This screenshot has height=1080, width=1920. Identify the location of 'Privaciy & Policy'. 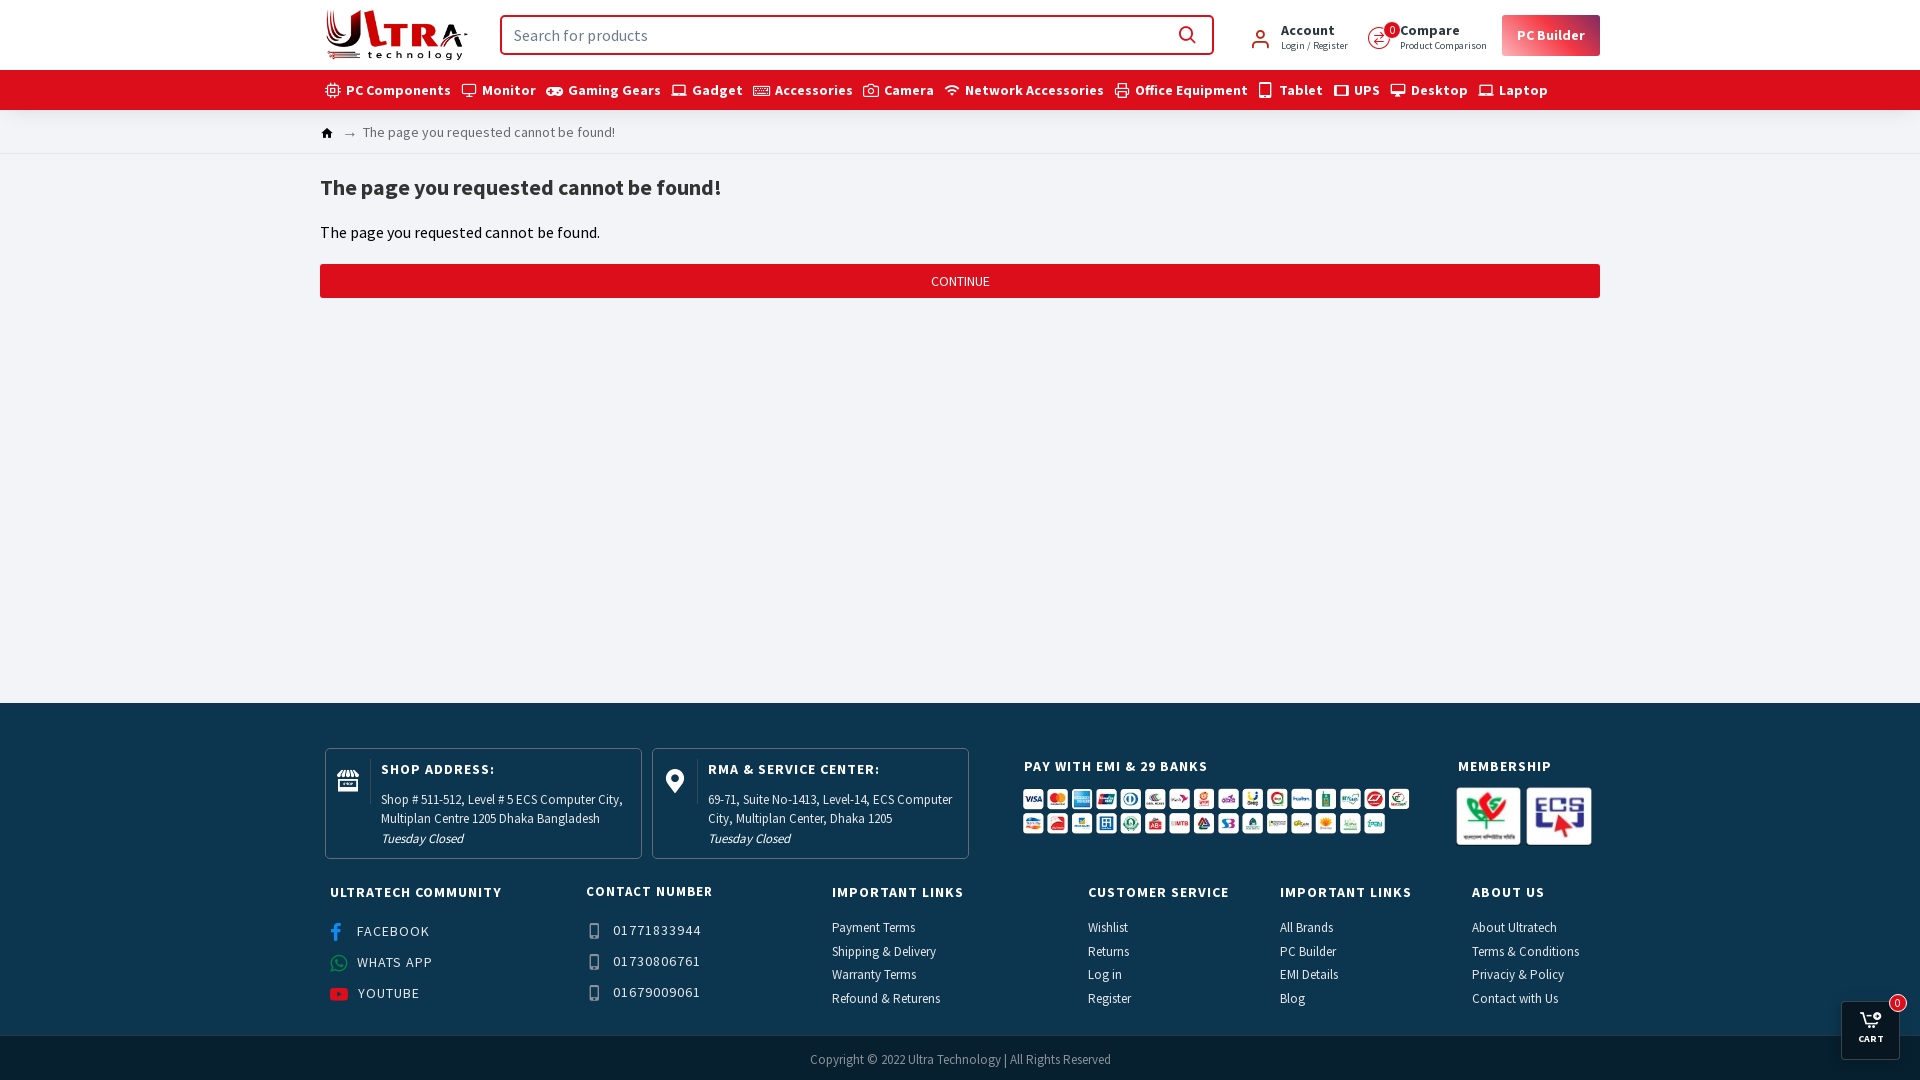
(1518, 974).